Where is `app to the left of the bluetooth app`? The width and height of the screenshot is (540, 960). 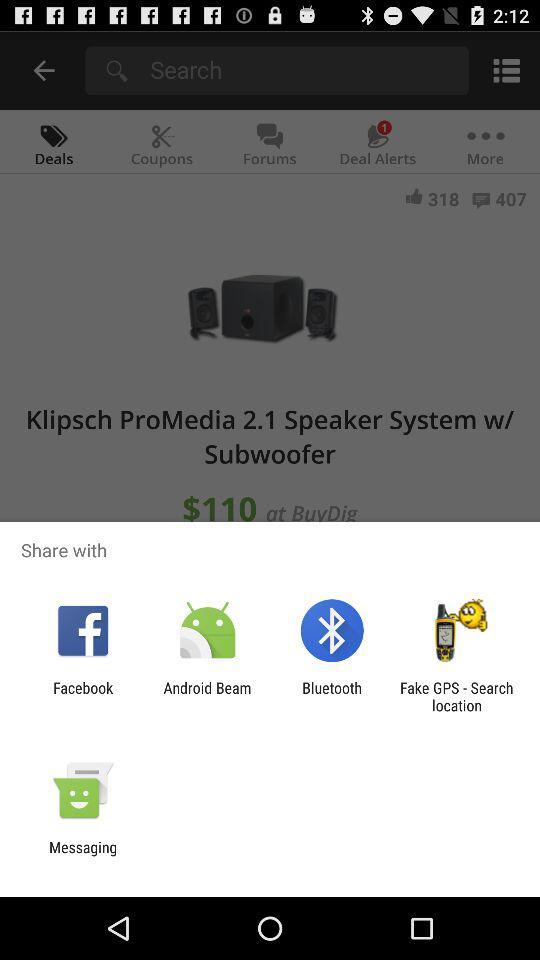
app to the left of the bluetooth app is located at coordinates (206, 696).